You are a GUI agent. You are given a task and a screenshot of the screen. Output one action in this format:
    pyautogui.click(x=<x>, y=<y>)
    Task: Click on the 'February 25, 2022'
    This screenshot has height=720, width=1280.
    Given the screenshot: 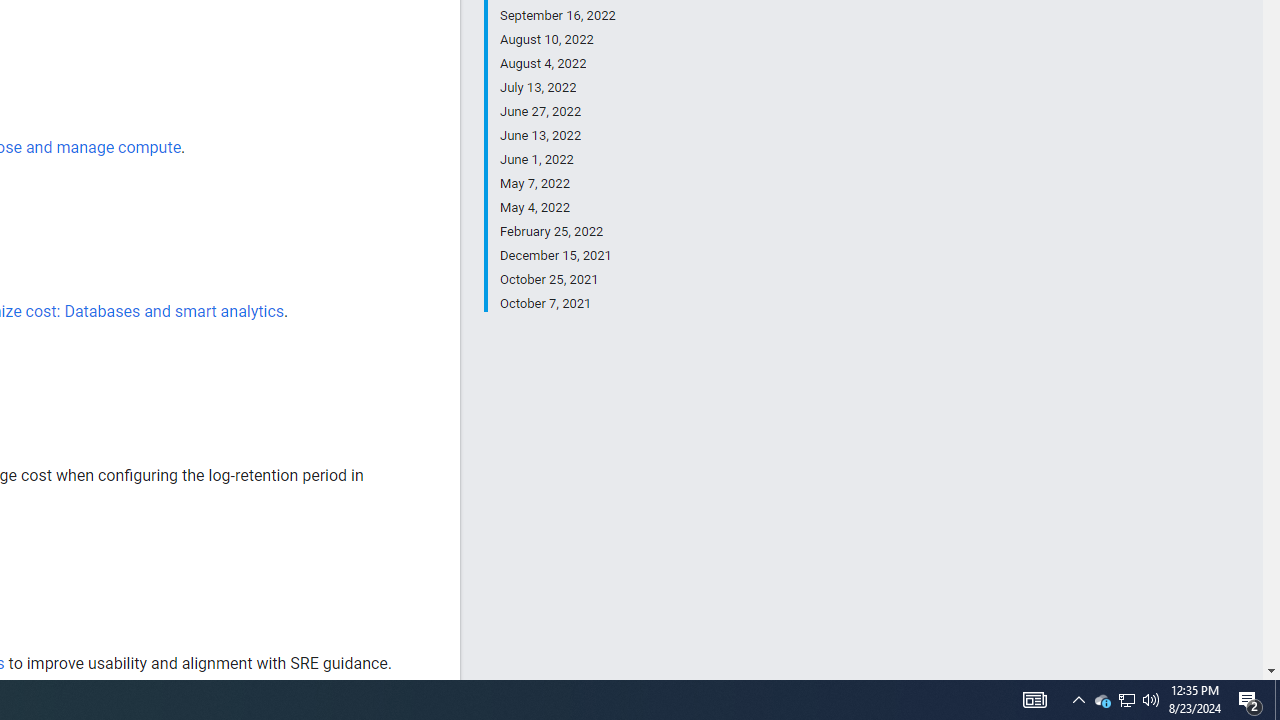 What is the action you would take?
    pyautogui.click(x=557, y=231)
    